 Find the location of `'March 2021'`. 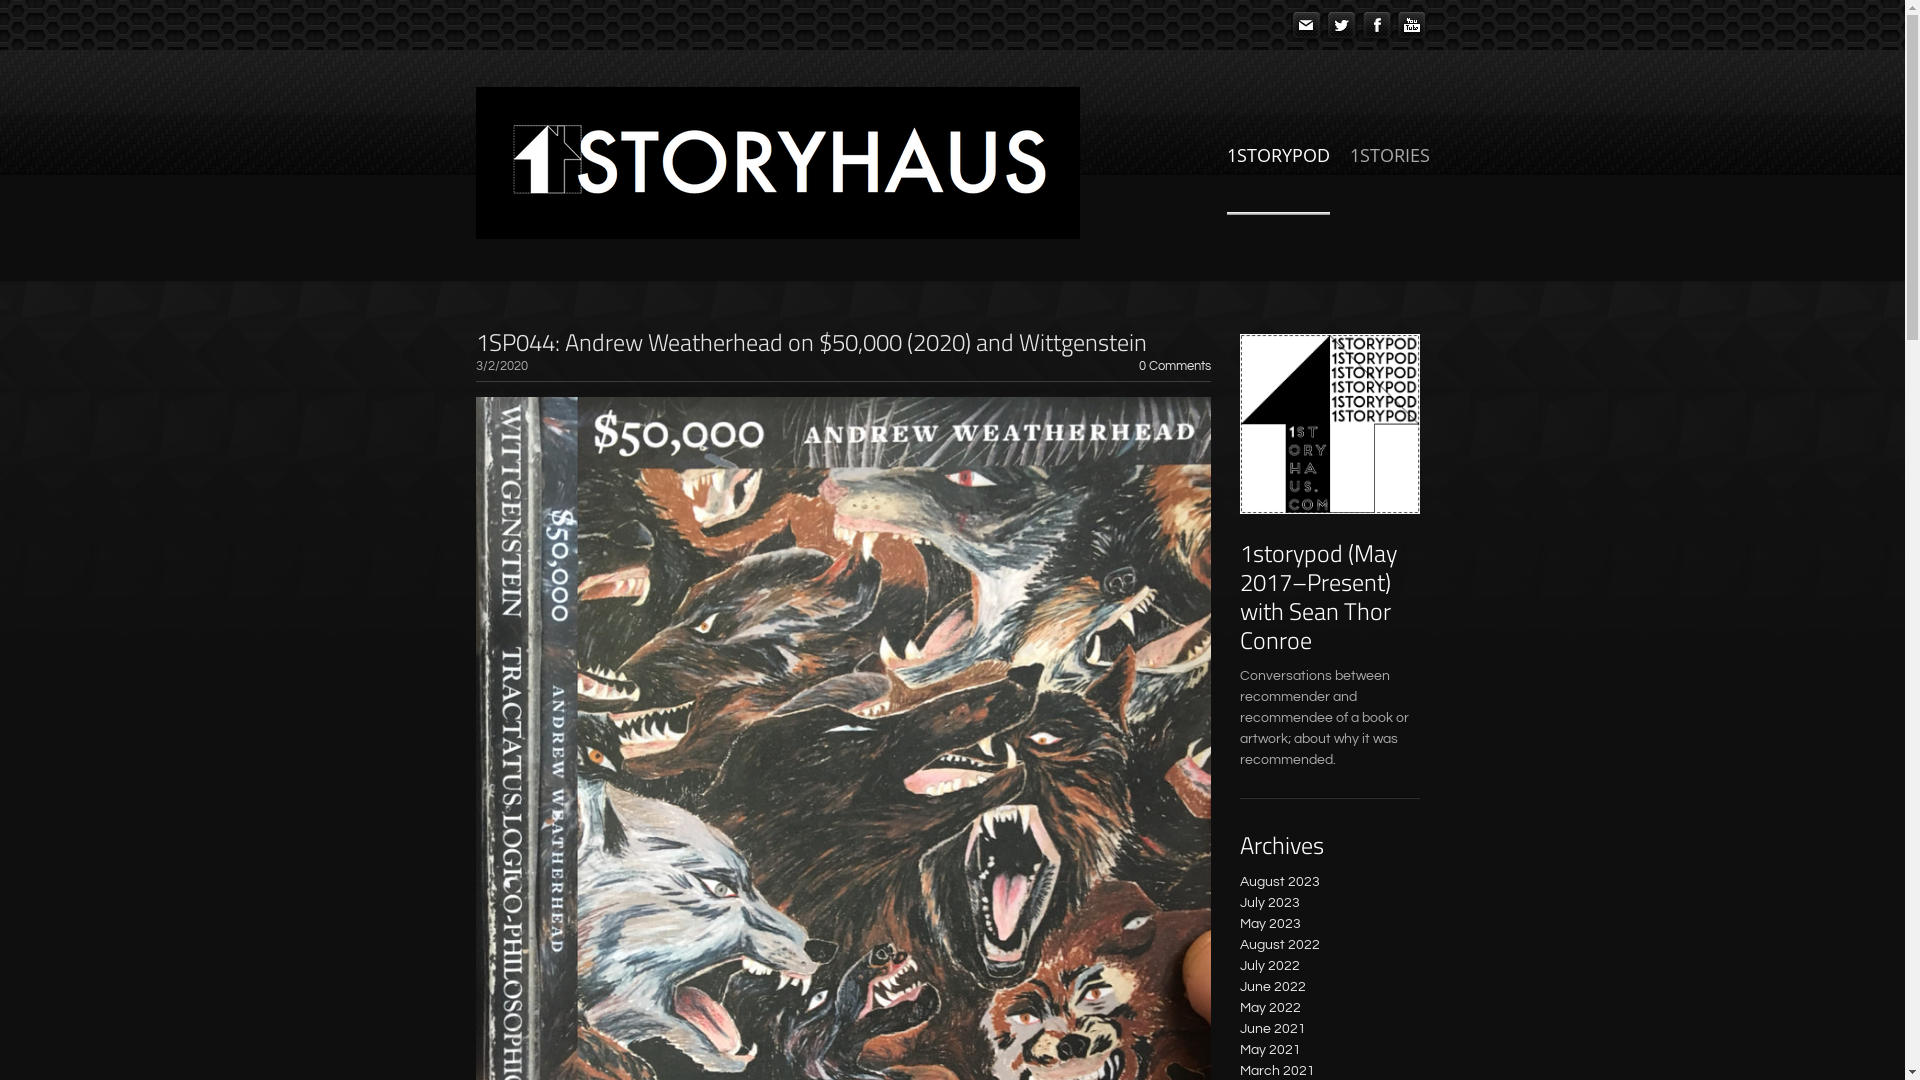

'March 2021' is located at coordinates (1276, 1070).